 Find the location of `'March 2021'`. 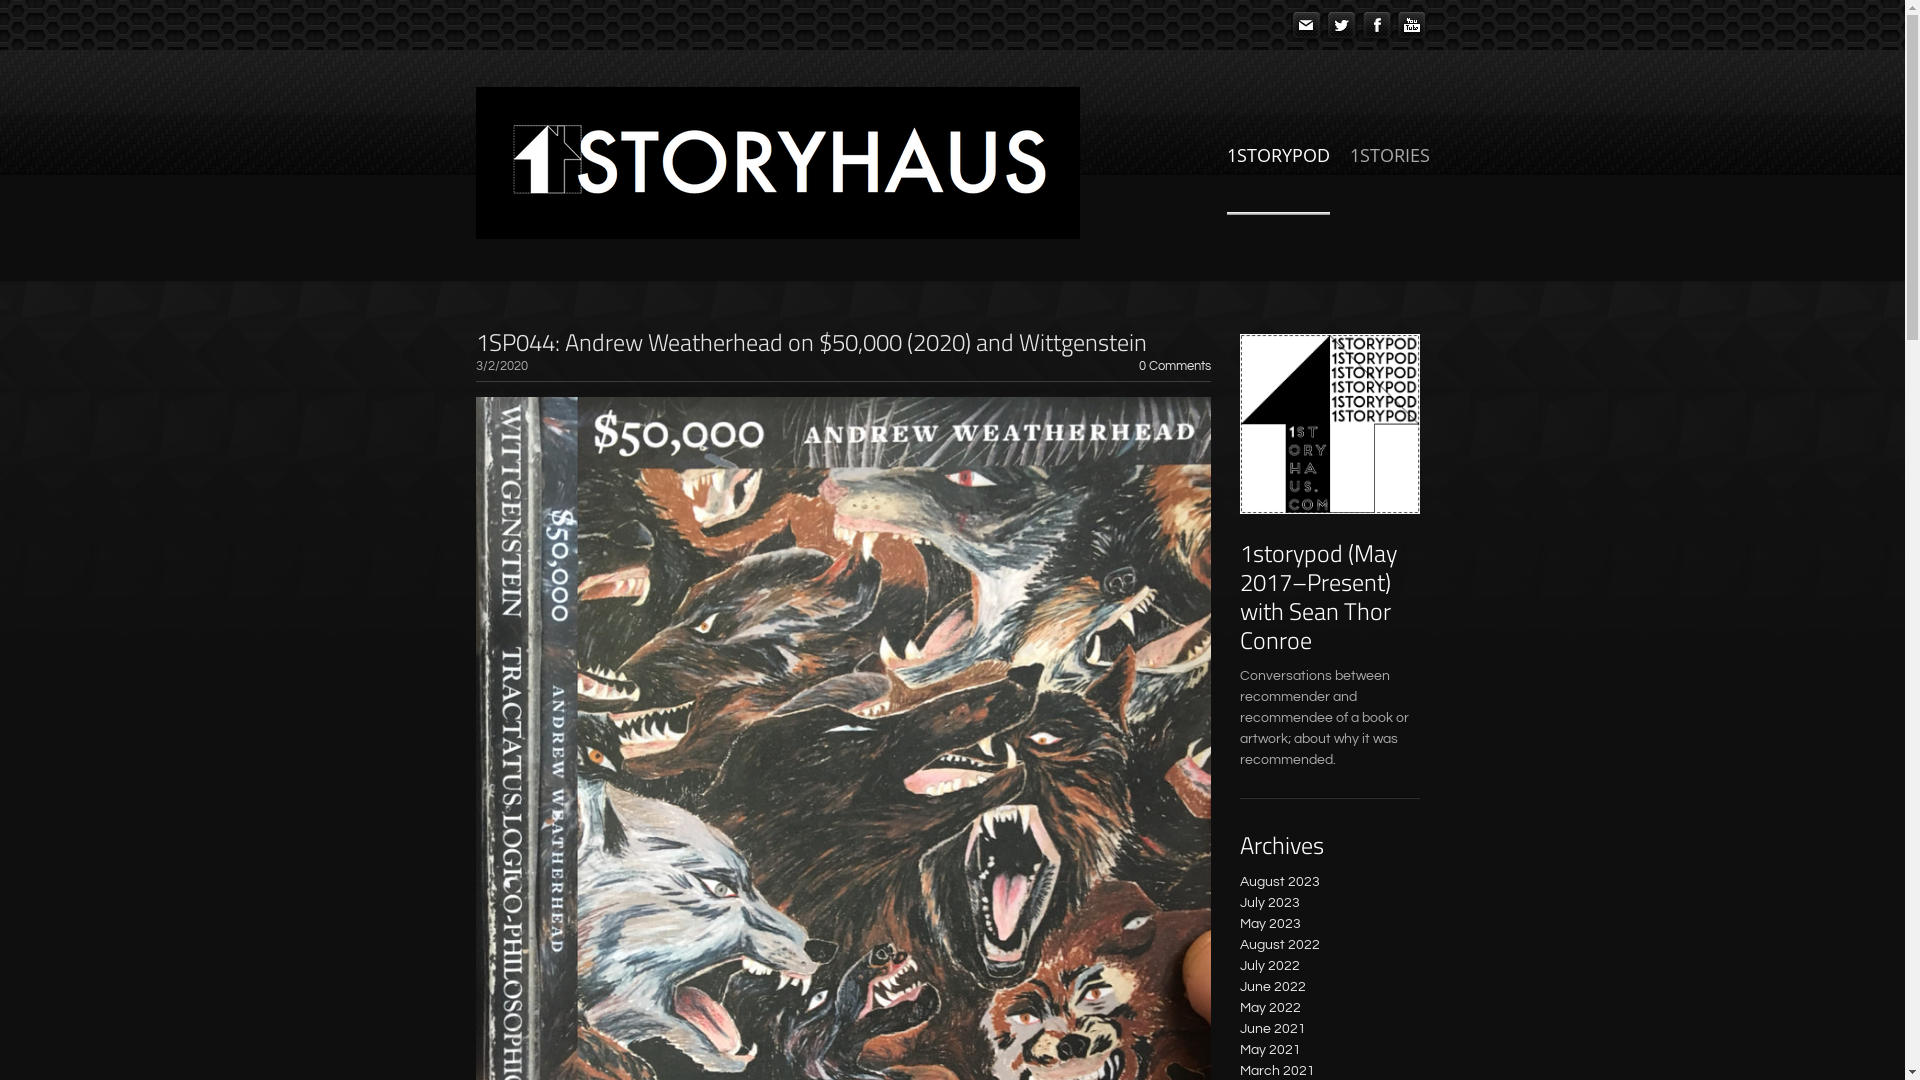

'March 2021' is located at coordinates (1276, 1070).